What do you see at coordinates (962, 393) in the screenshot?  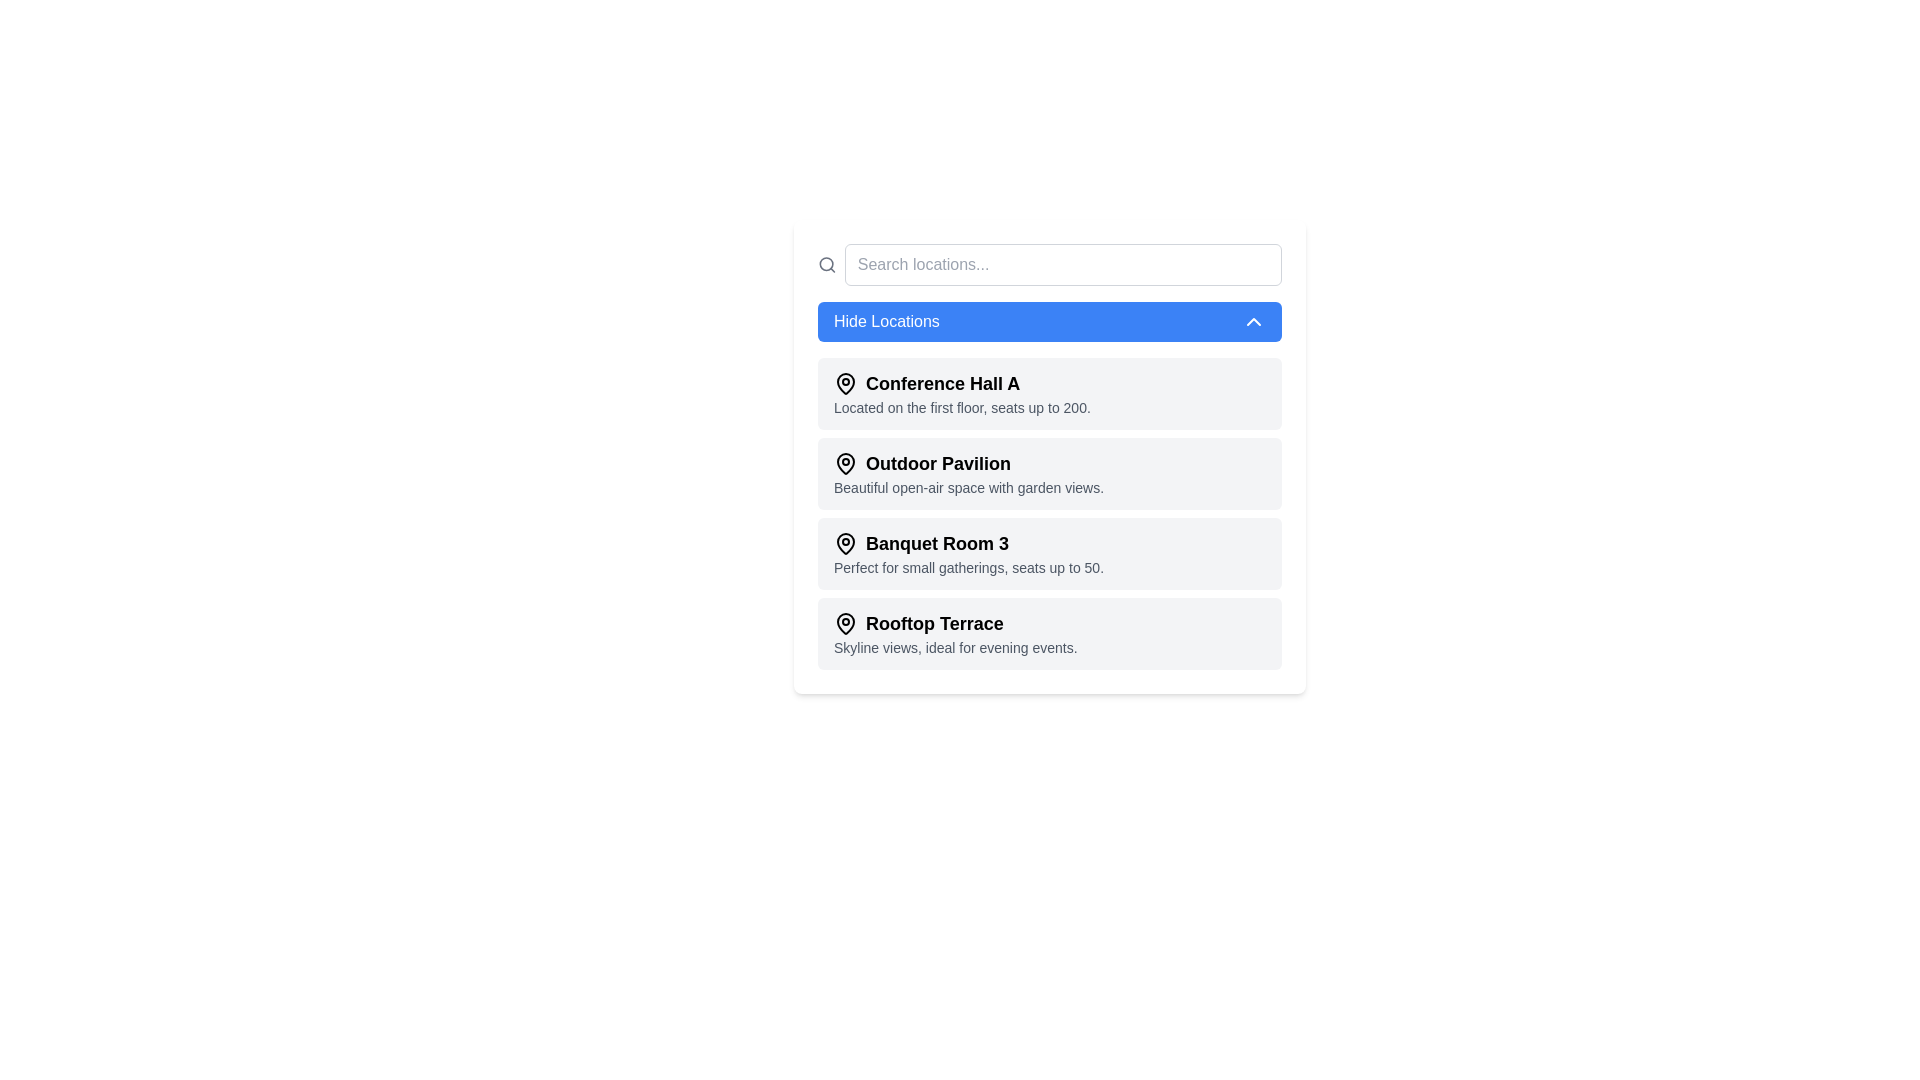 I see `the first list item displaying 'Conference Hall A Located on the first floor, seats up to 200.' which includes a map pin icon` at bounding box center [962, 393].